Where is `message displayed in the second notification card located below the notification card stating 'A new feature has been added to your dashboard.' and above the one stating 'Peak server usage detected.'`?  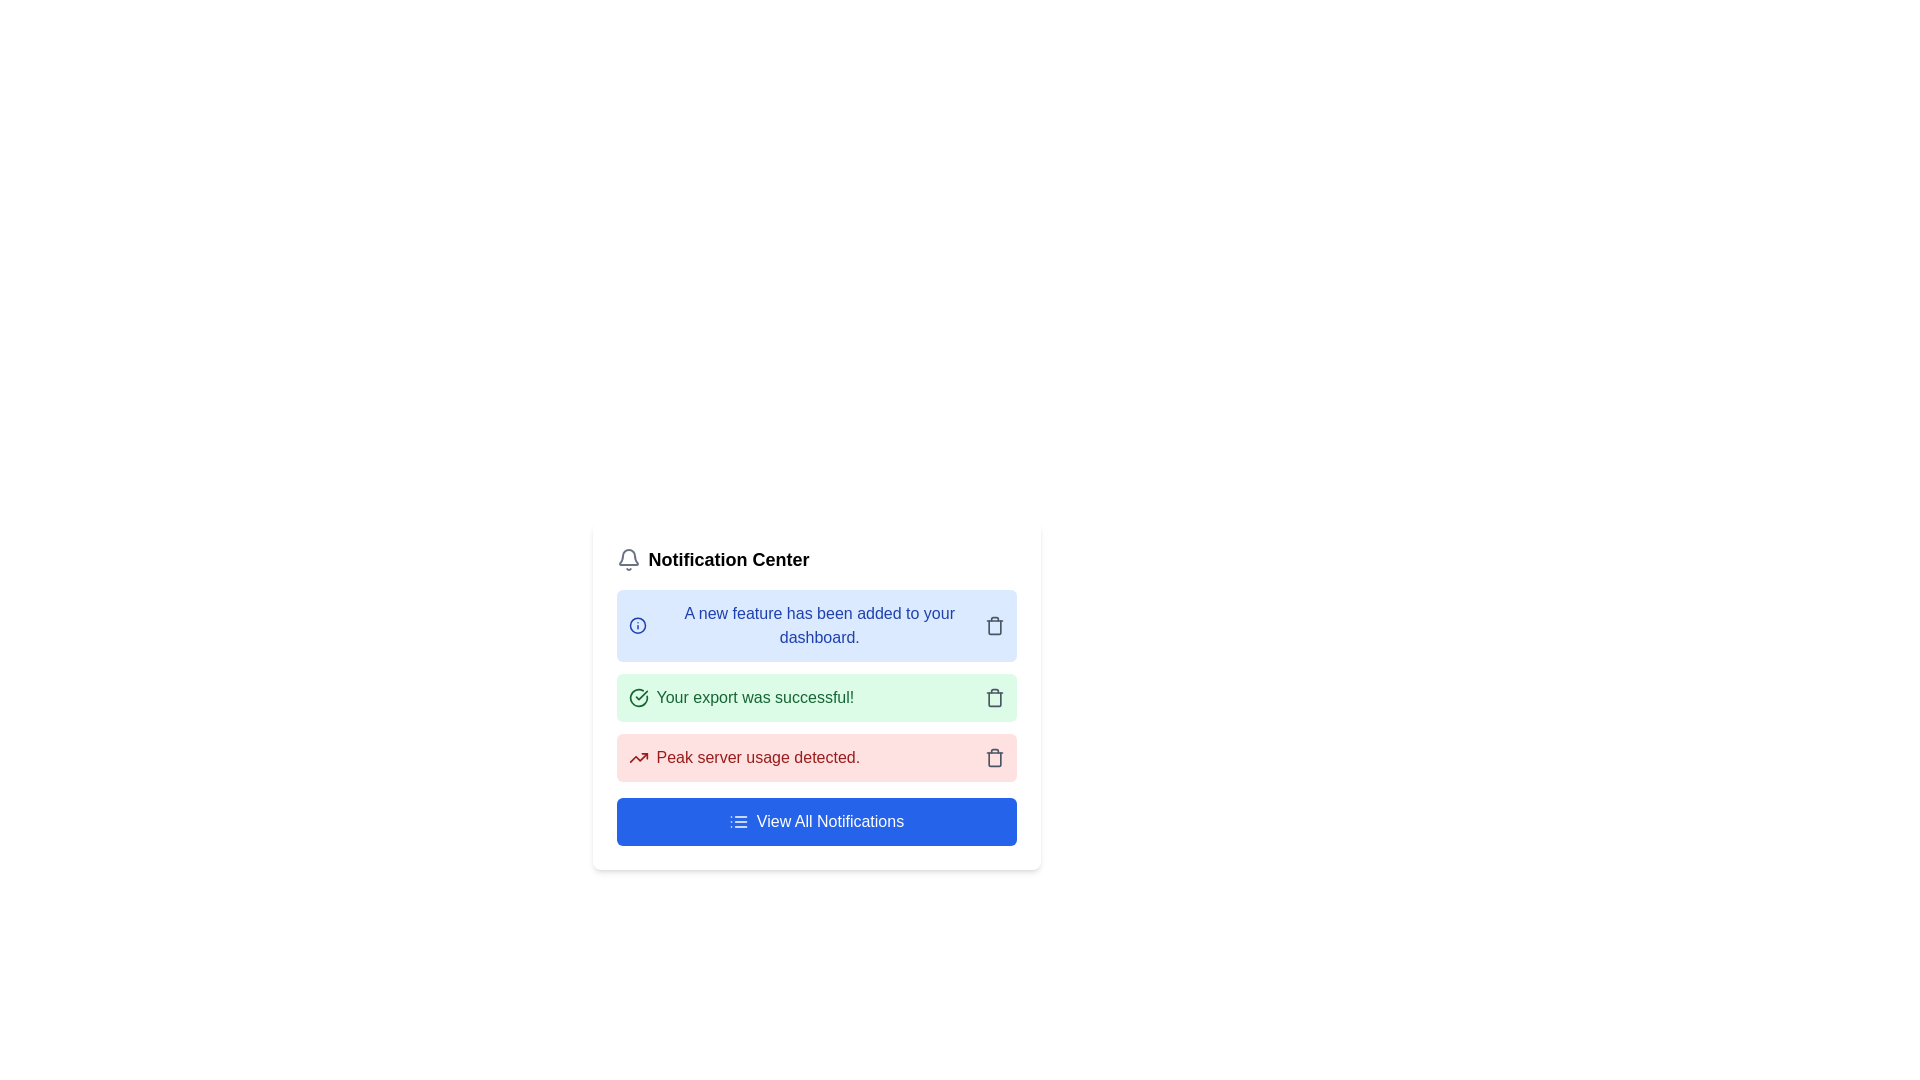 message displayed in the second notification card located below the notification card stating 'A new feature has been added to your dashboard.' and above the one stating 'Peak server usage detected.' is located at coordinates (754, 697).